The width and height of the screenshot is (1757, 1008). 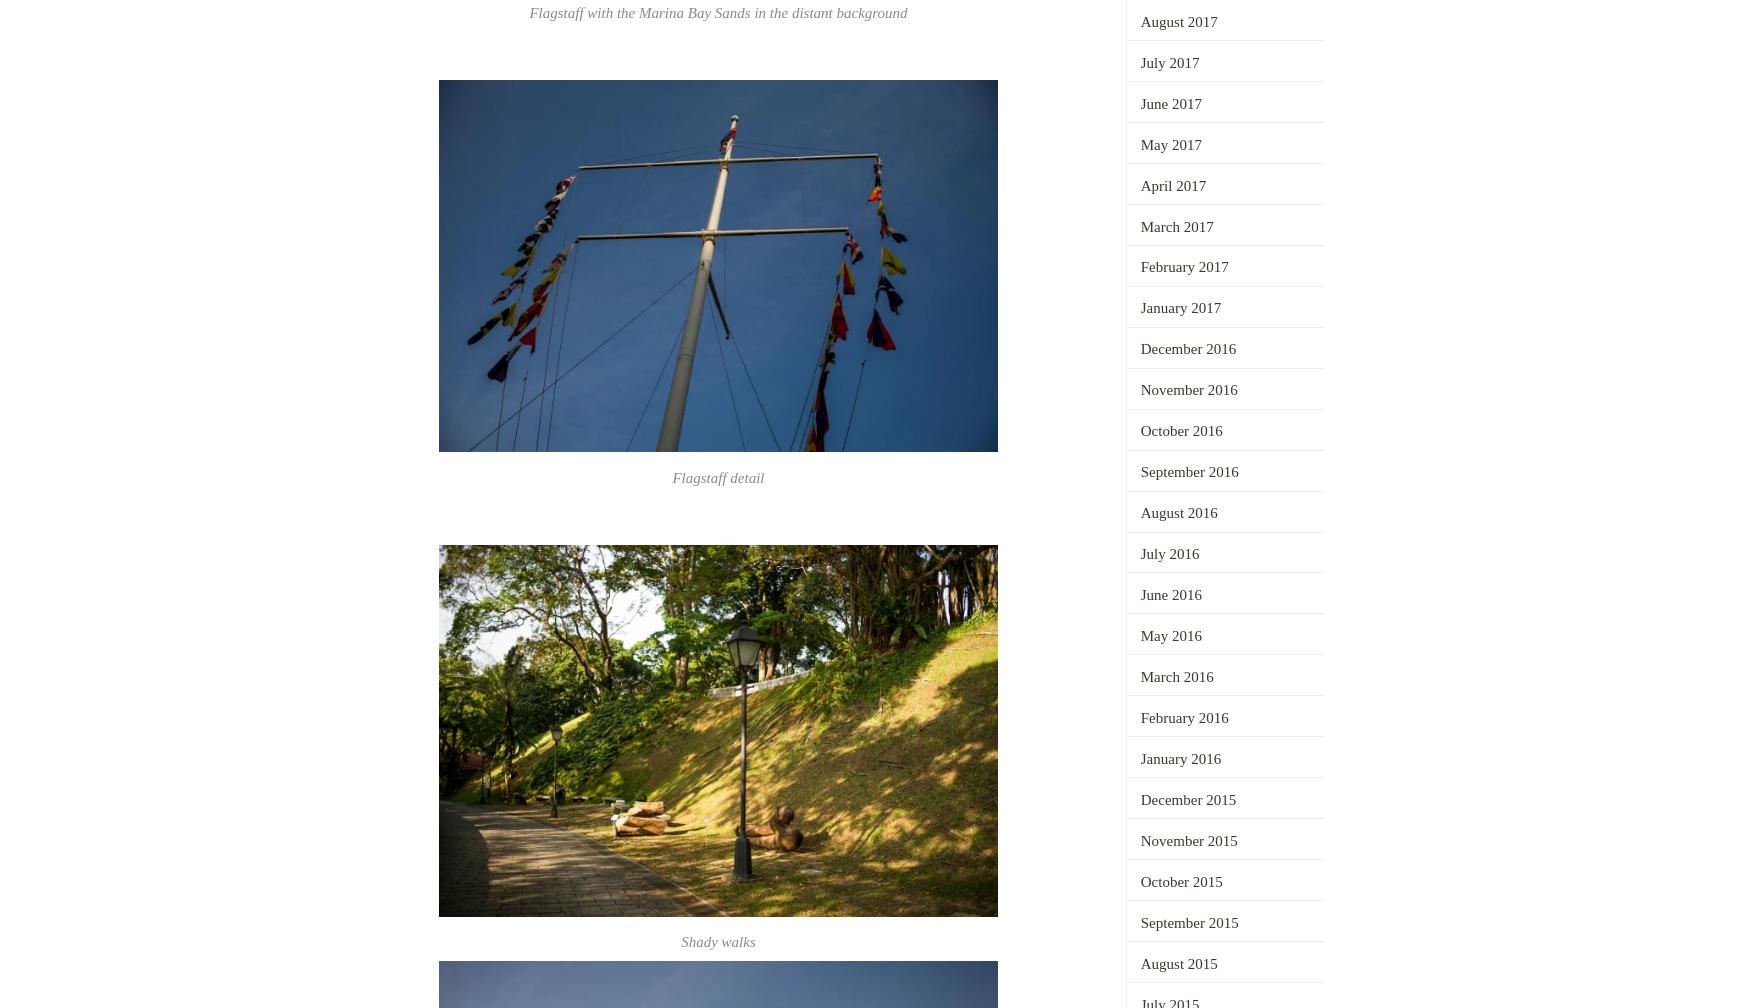 What do you see at coordinates (1138, 840) in the screenshot?
I see `'November 2015'` at bounding box center [1138, 840].